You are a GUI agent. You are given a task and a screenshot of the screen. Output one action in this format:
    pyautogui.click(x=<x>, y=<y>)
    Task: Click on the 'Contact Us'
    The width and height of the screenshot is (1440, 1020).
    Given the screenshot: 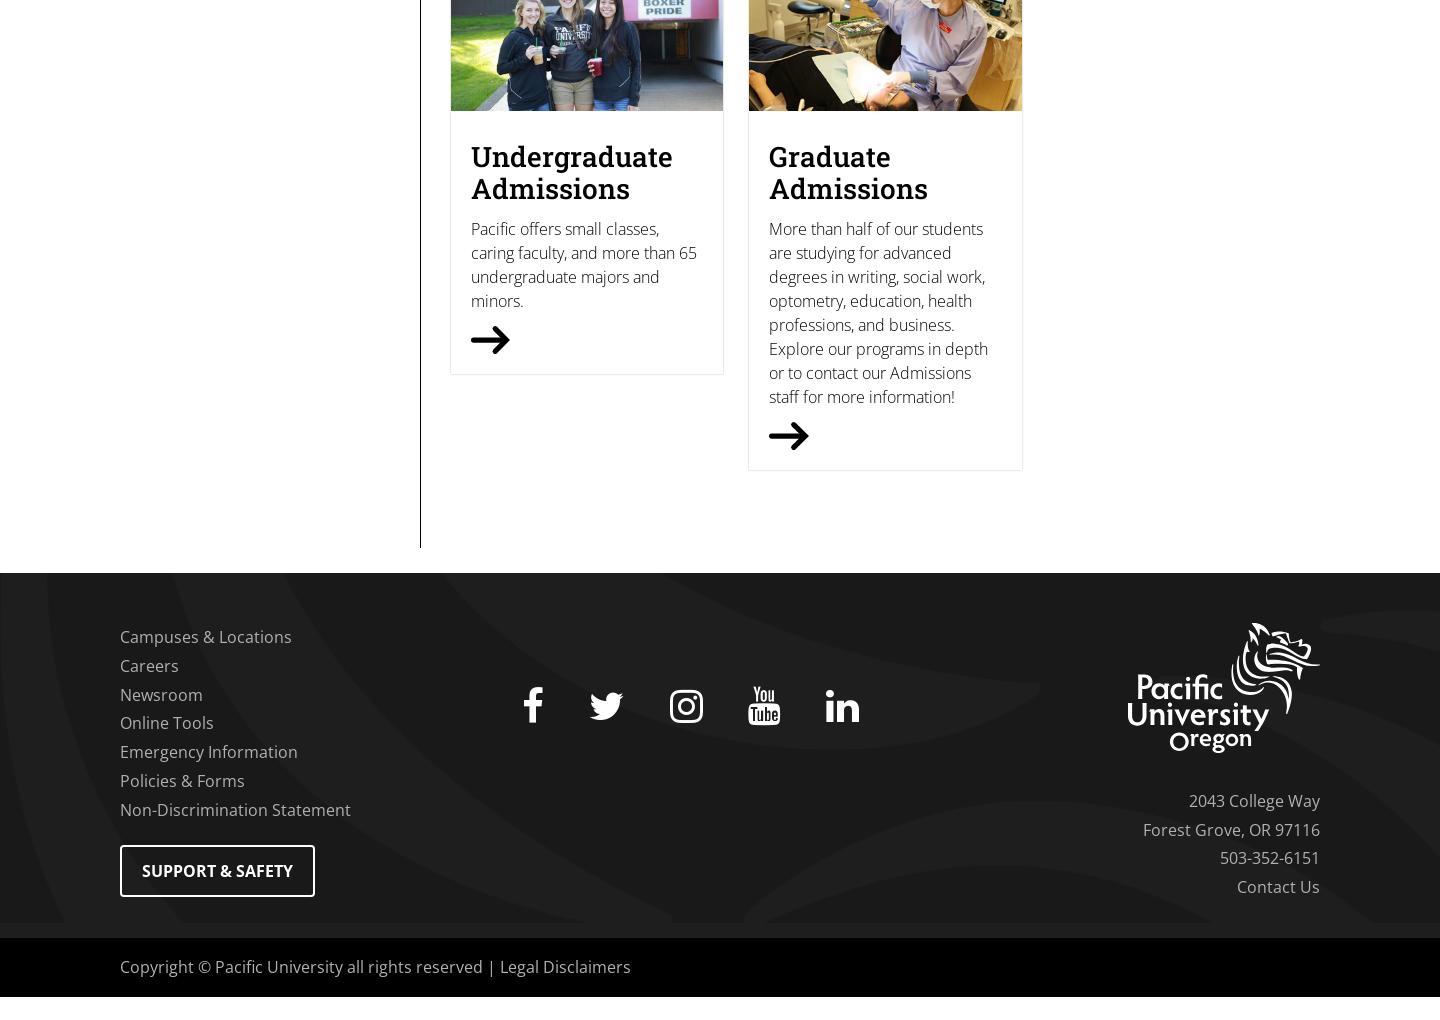 What is the action you would take?
    pyautogui.click(x=1278, y=885)
    